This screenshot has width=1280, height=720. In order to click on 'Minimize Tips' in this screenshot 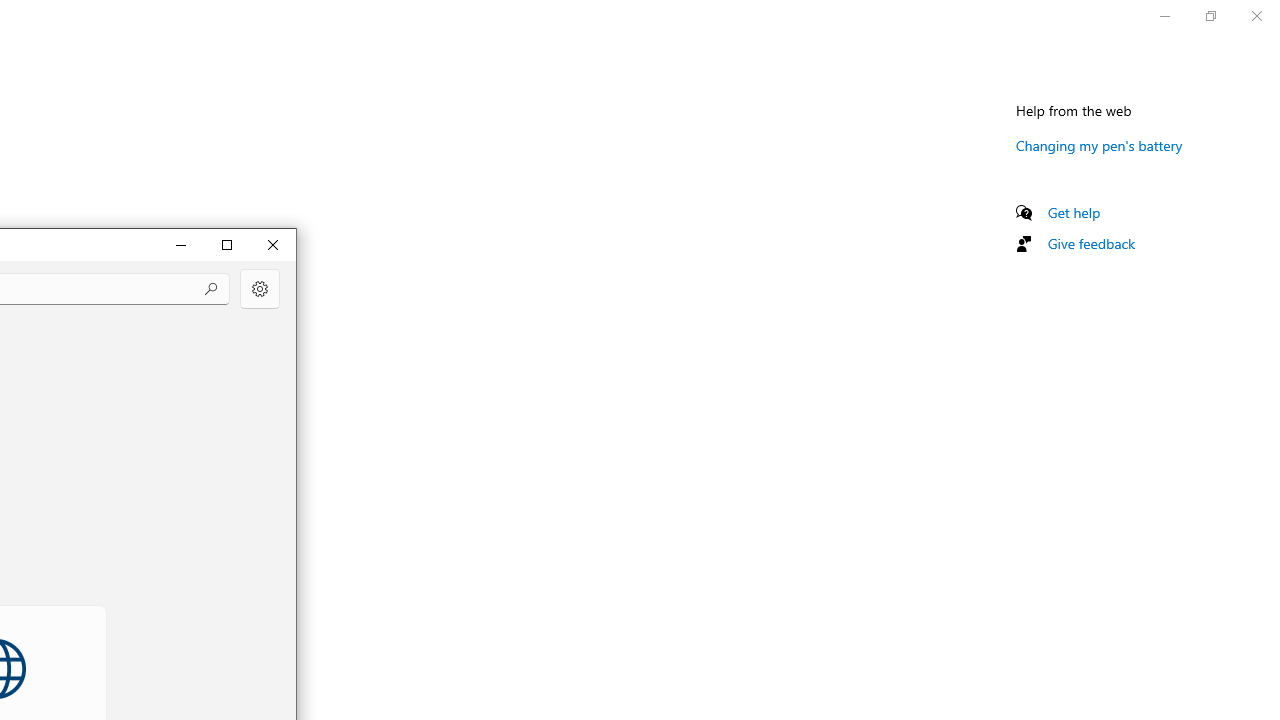, I will do `click(180, 243)`.